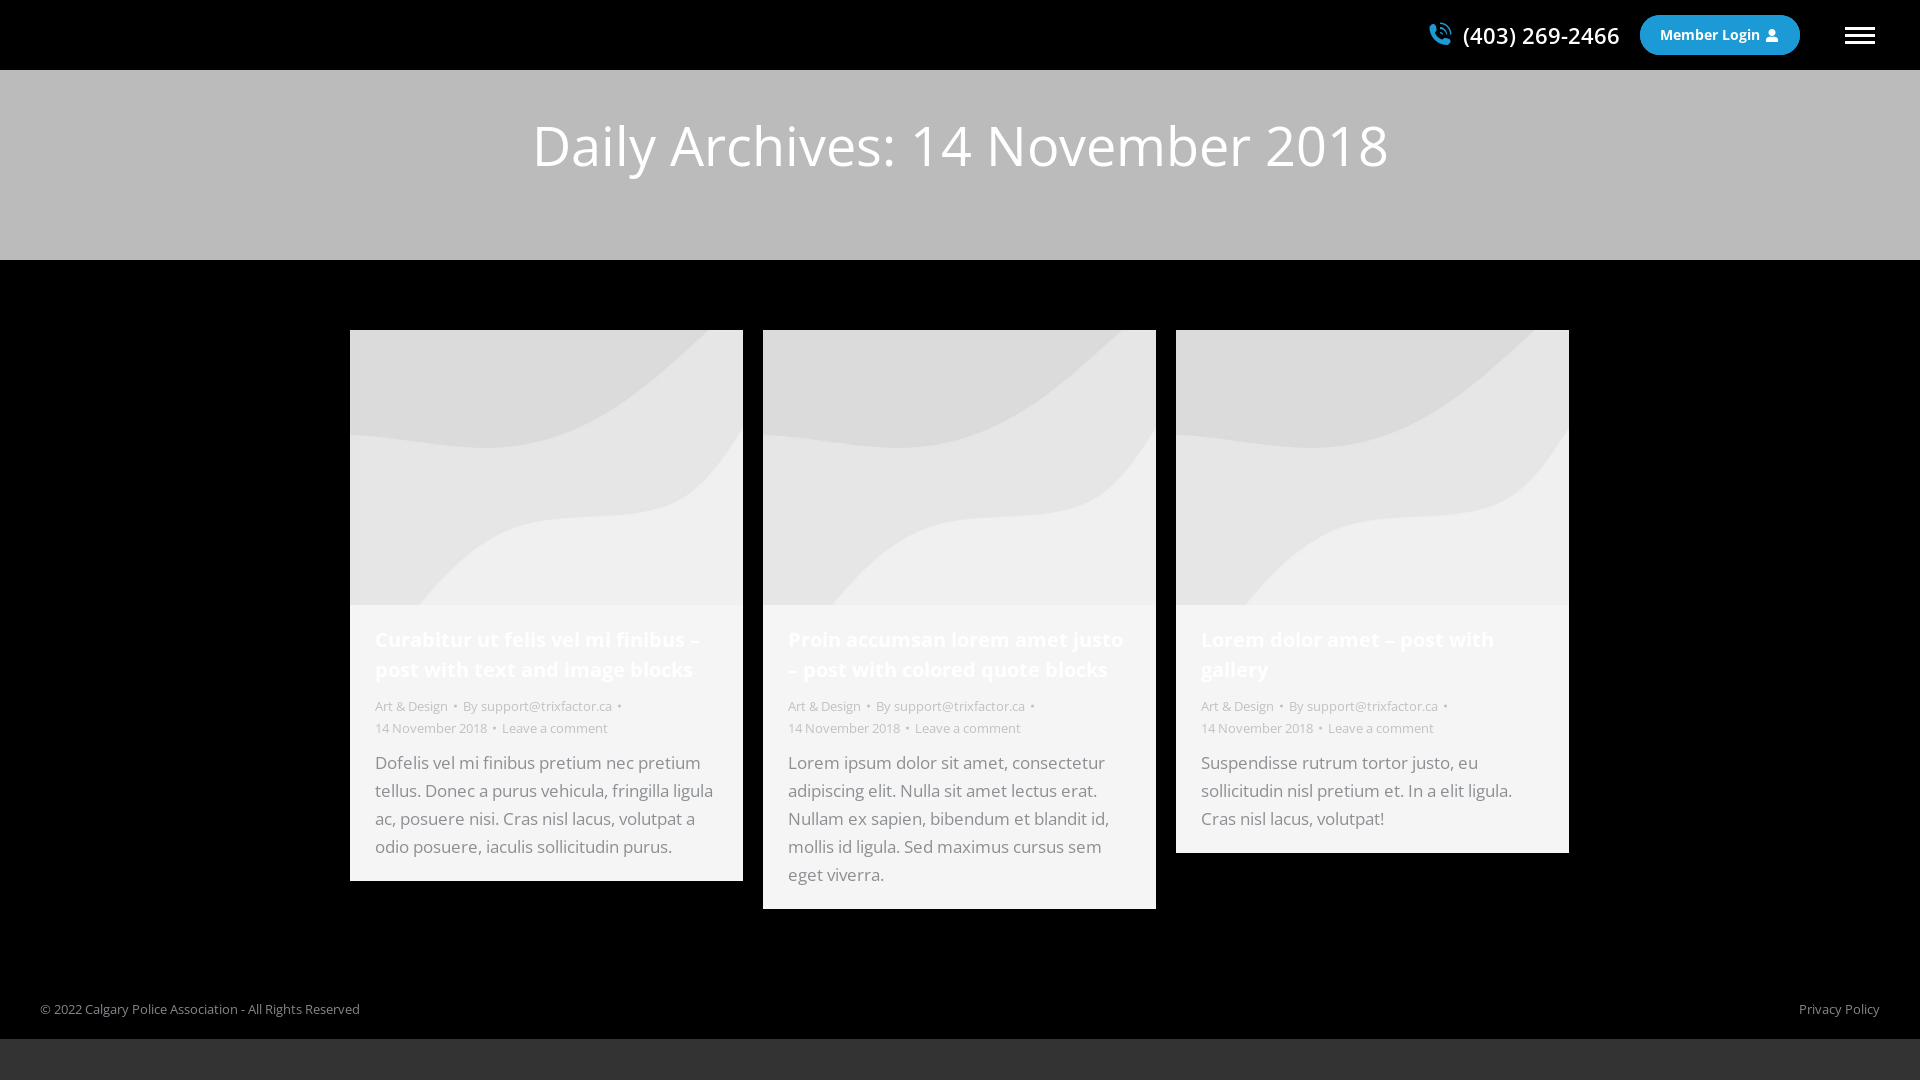 Image resolution: width=1920 pixels, height=1080 pixels. I want to click on 'Art & Design', so click(410, 704).